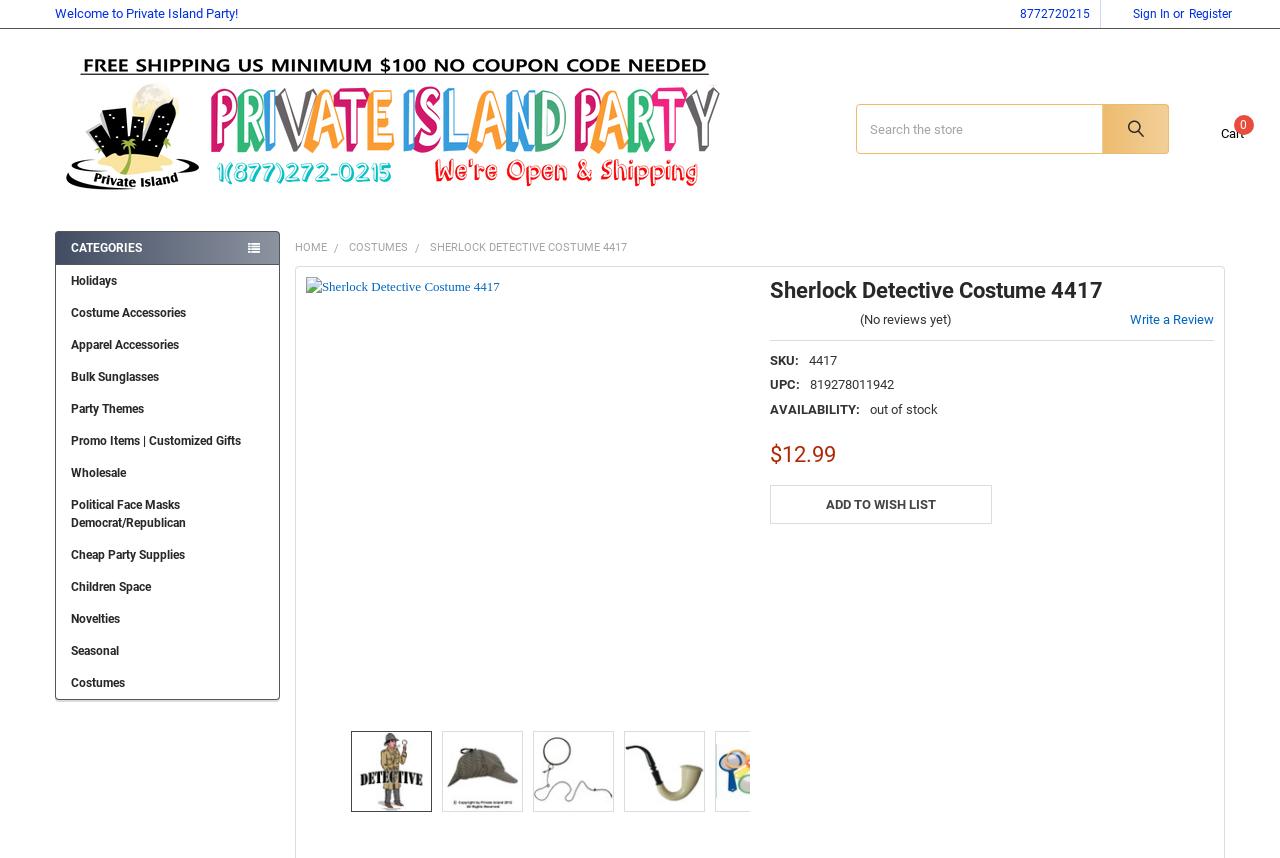  What do you see at coordinates (527, 260) in the screenshot?
I see `'Sherlock Detective Costume 4417'` at bounding box center [527, 260].